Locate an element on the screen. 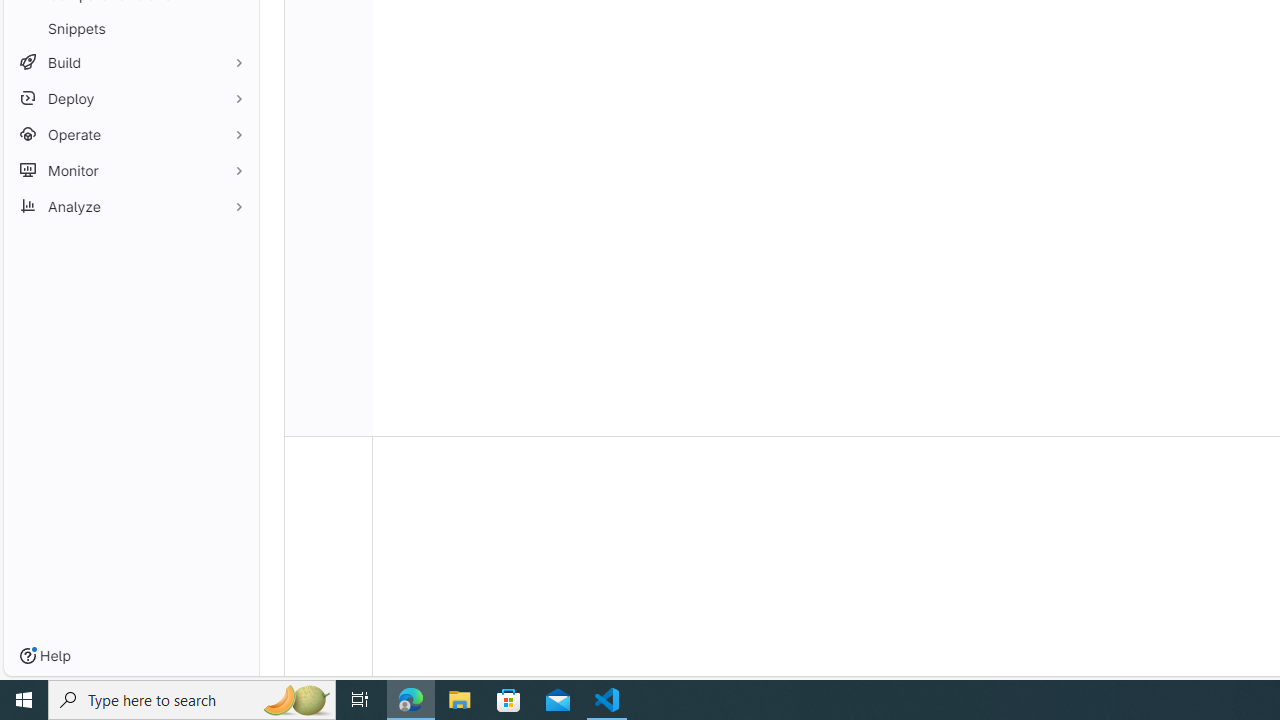 Image resolution: width=1280 pixels, height=720 pixels. 'Class: old_line diff-line-num empty-cell' is located at coordinates (328, 424).